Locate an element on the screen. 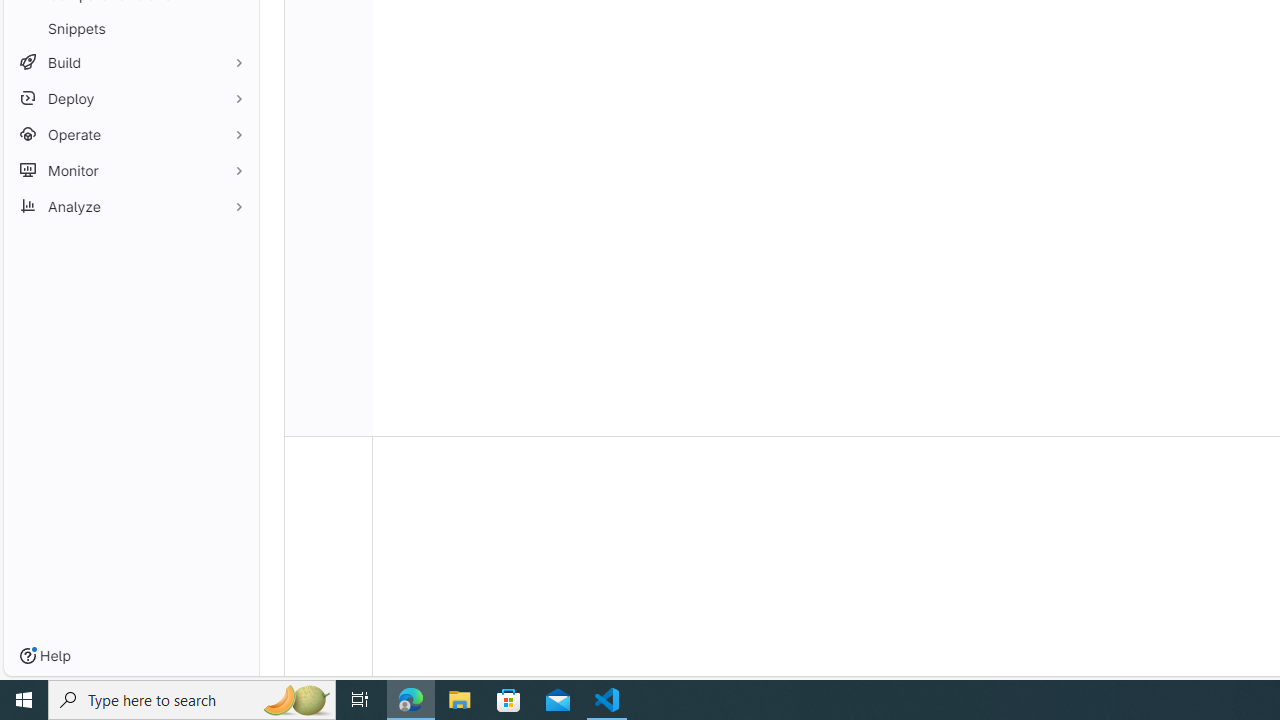 Image resolution: width=1280 pixels, height=720 pixels. 'Class: old_line diff-line-num empty-cell' is located at coordinates (328, 424).